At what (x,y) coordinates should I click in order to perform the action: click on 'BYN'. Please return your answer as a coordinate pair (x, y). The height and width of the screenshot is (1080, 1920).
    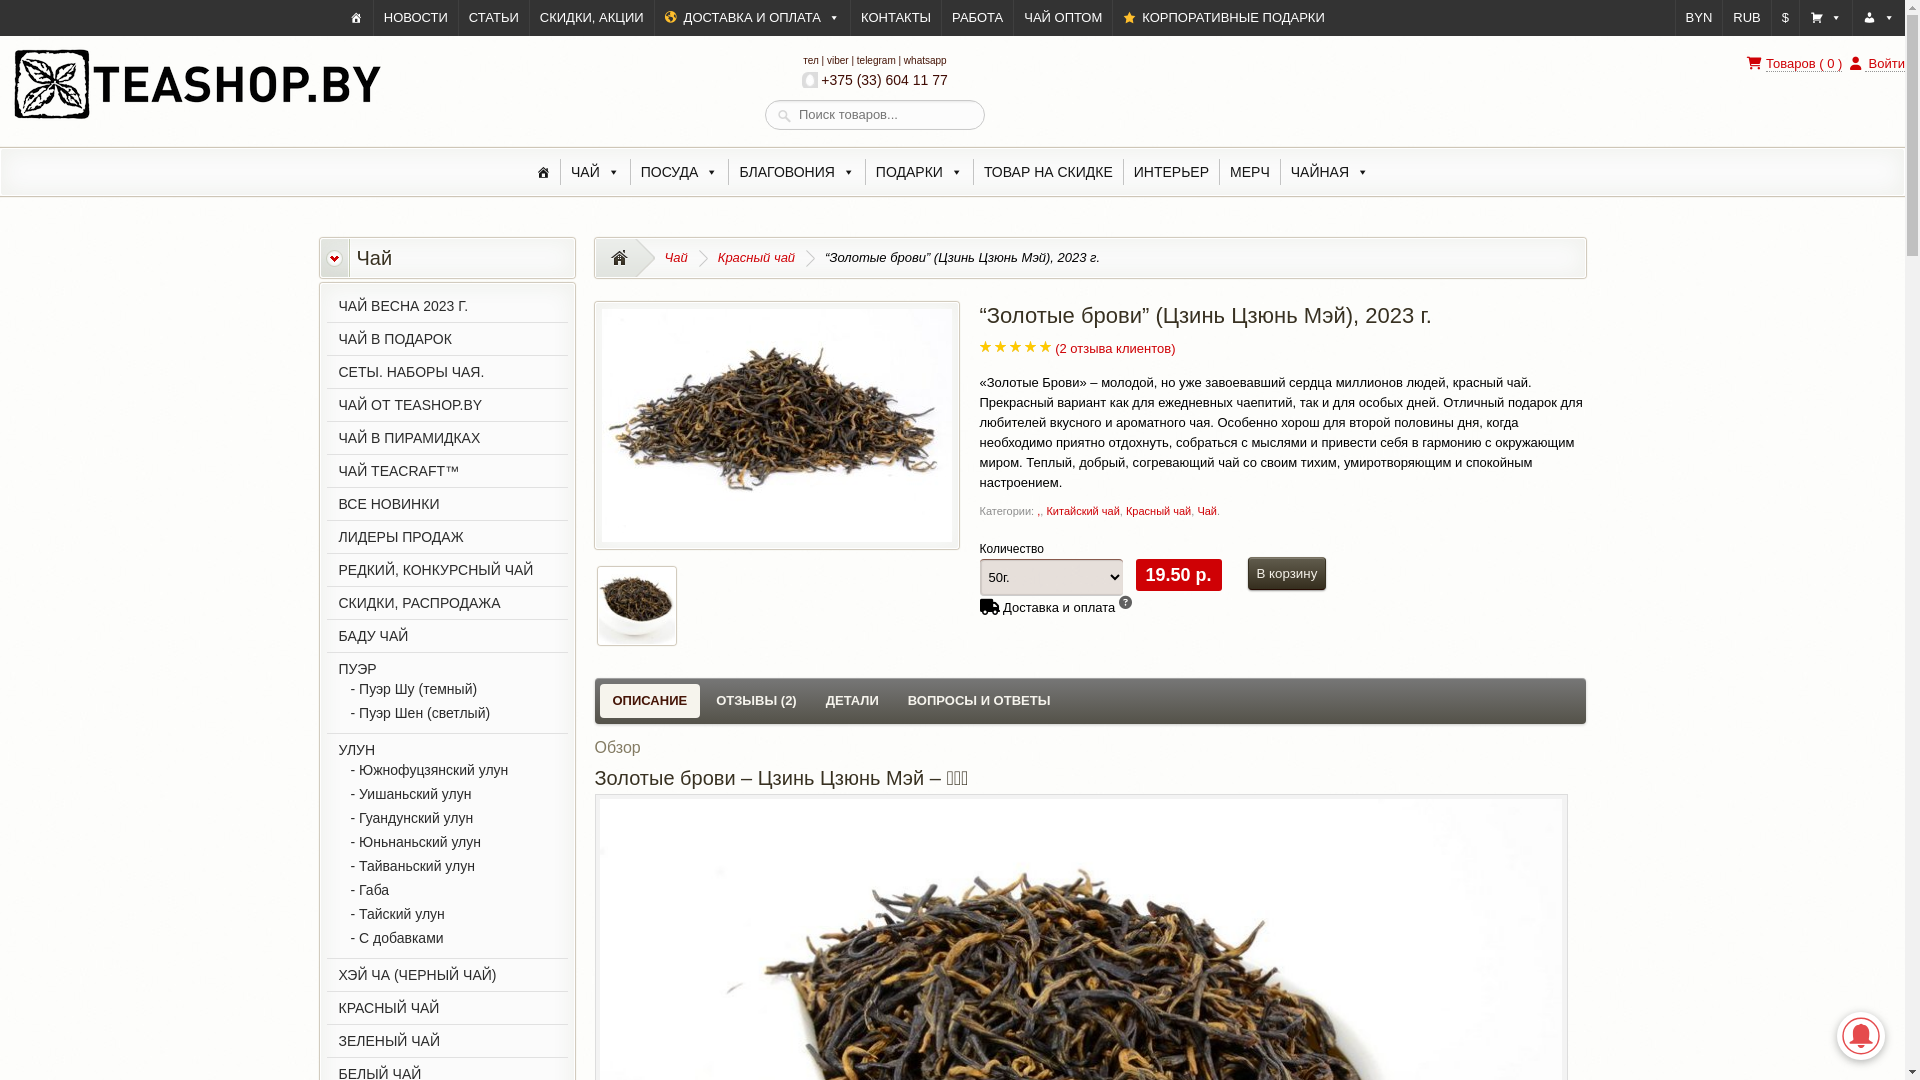
    Looking at the image, I should click on (1698, 18).